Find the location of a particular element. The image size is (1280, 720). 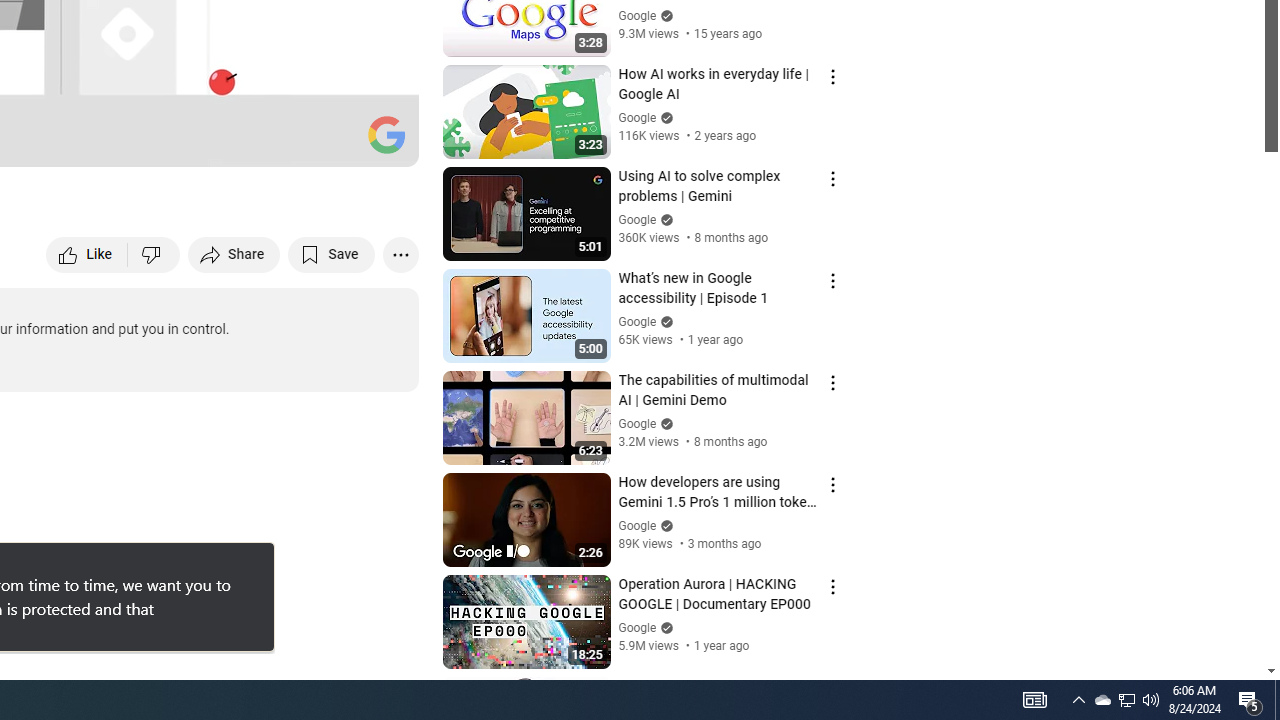

'Save to playlist' is located at coordinates (331, 253).